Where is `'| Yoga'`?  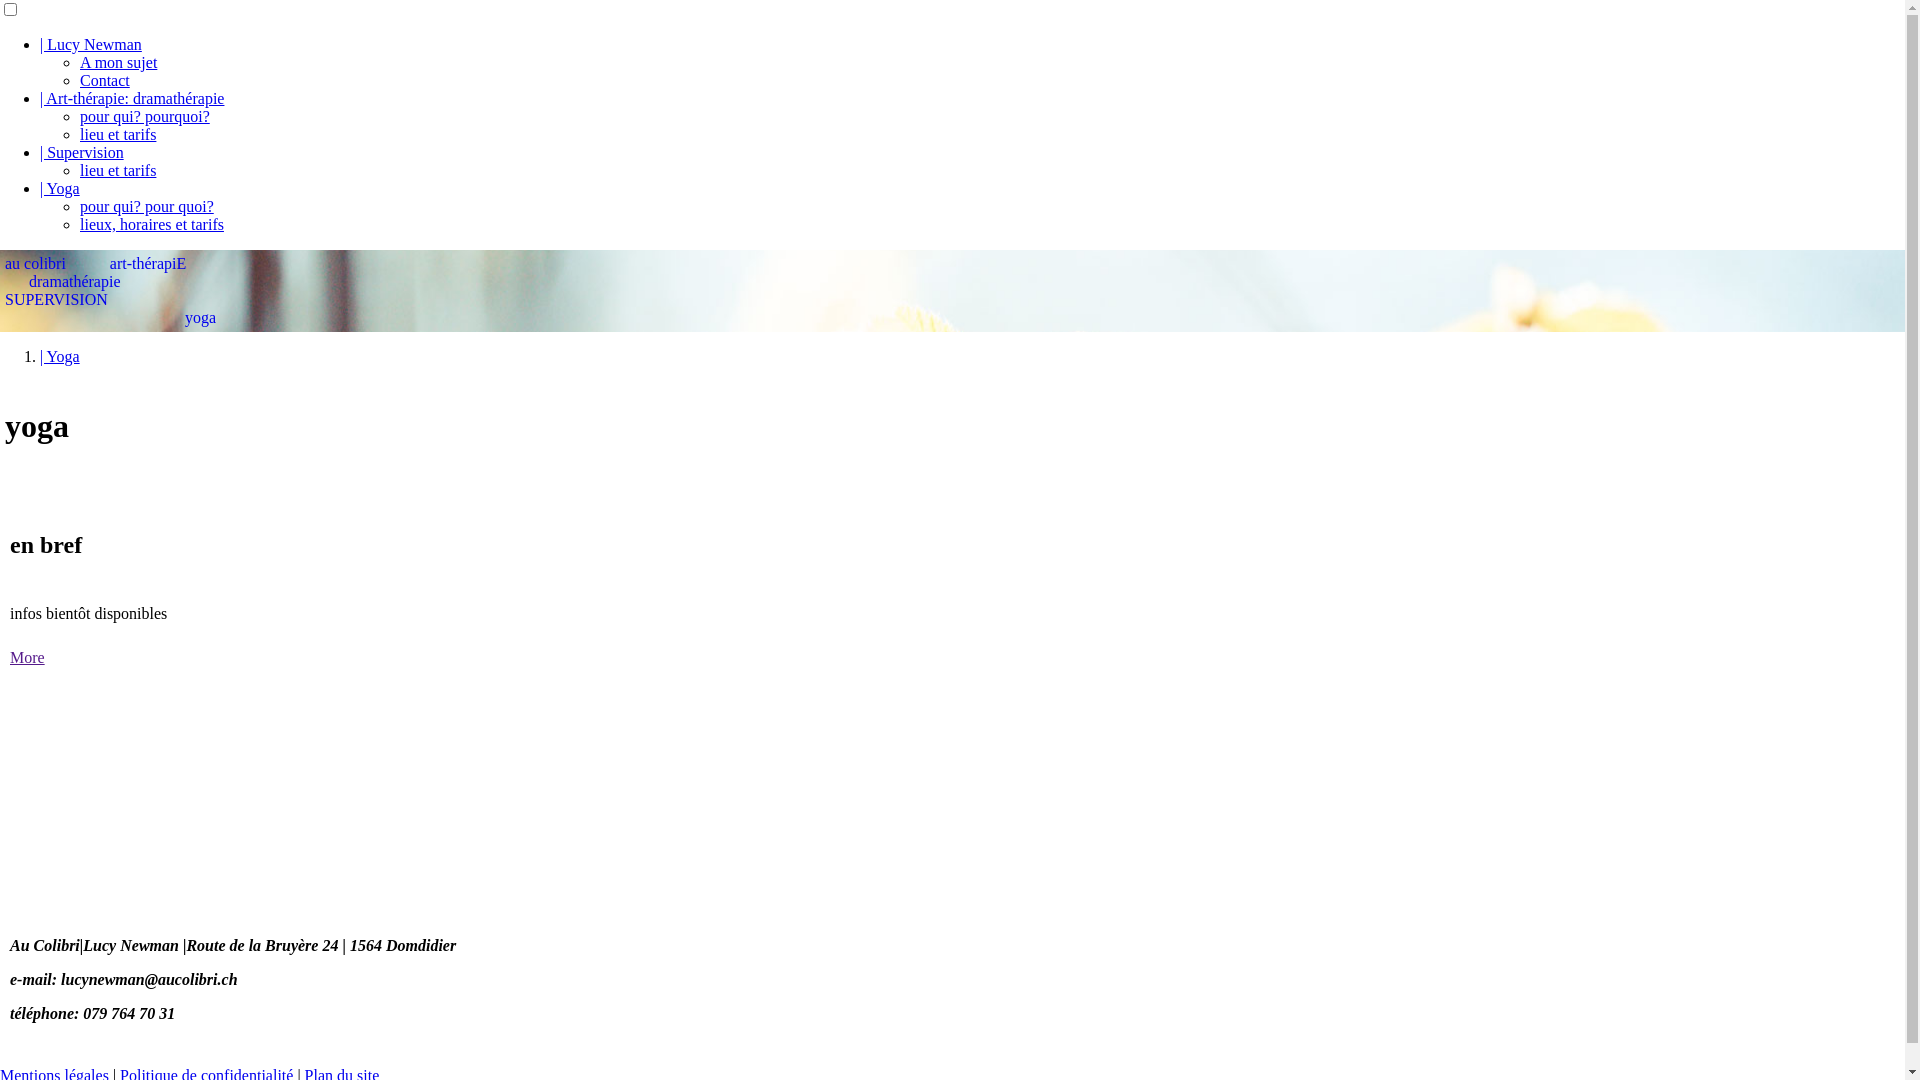
'| Yoga' is located at coordinates (59, 355).